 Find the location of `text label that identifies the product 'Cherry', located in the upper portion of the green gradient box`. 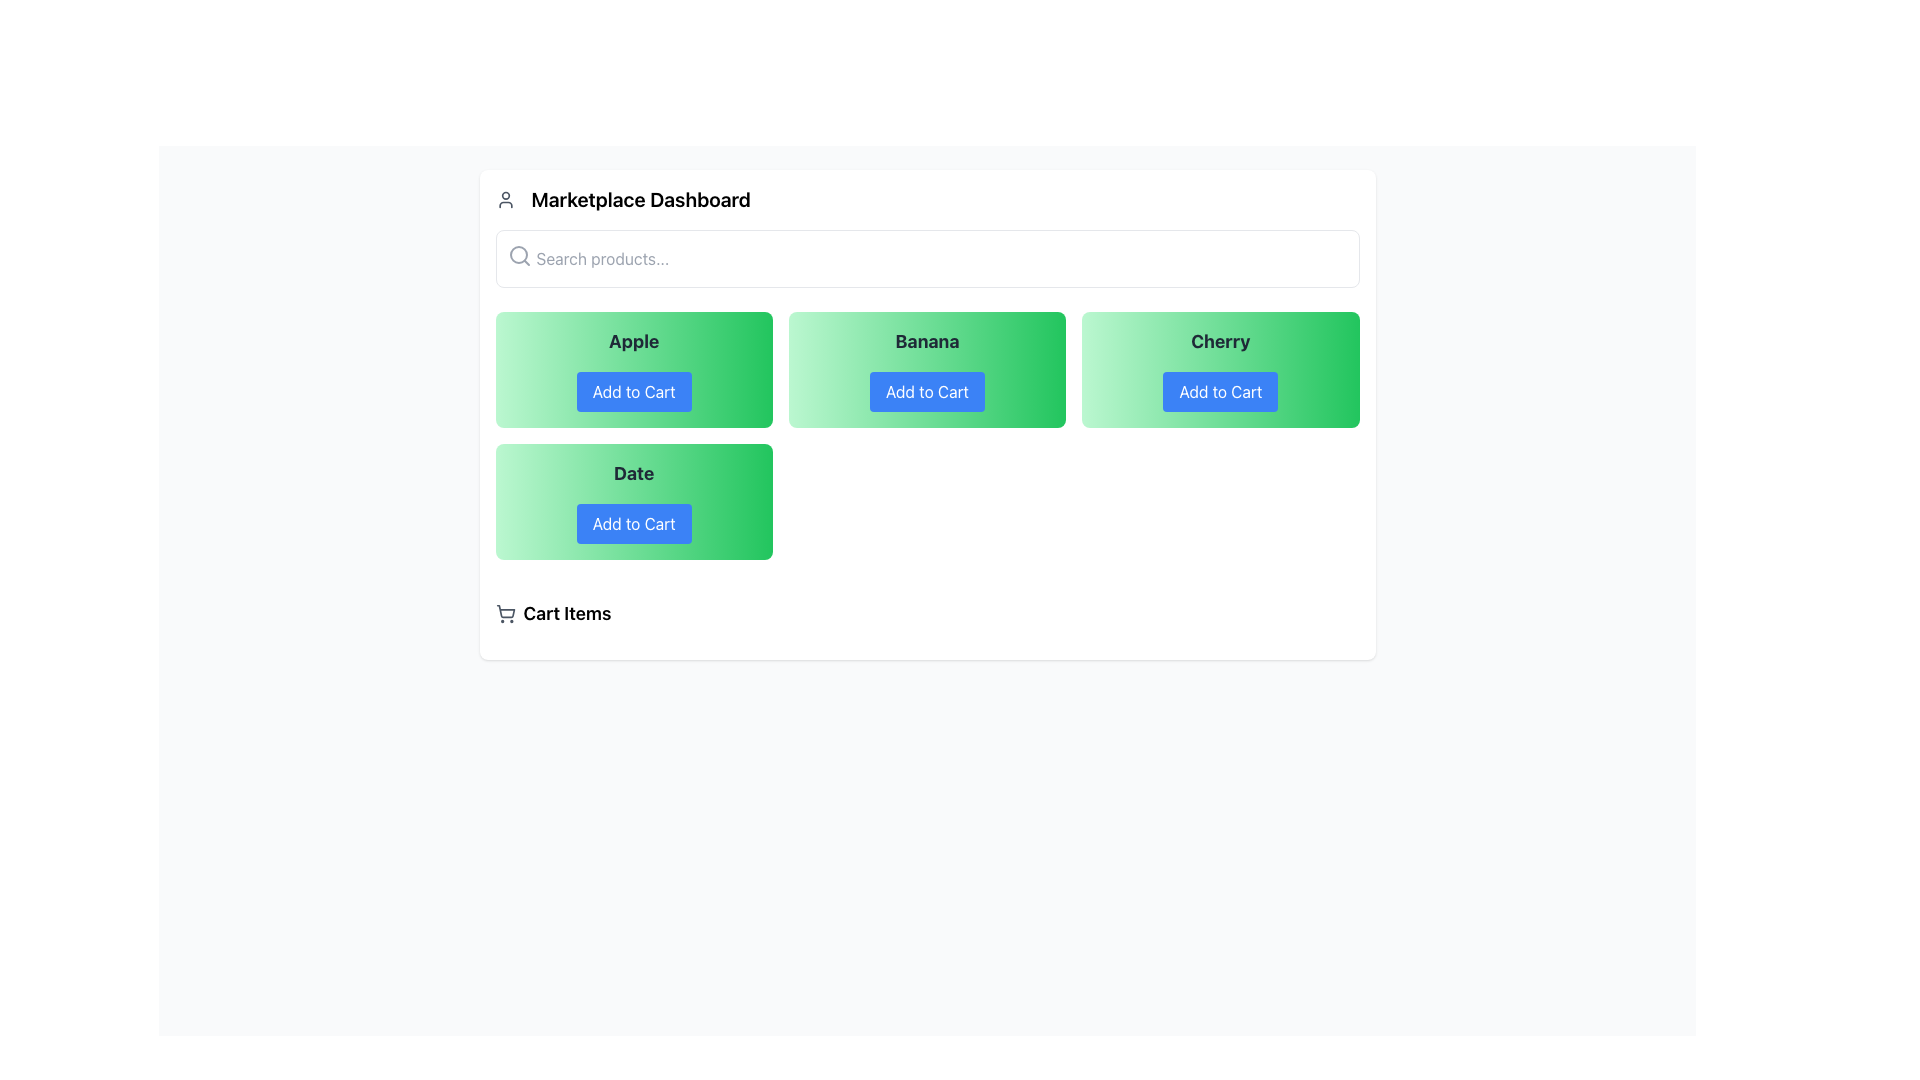

text label that identifies the product 'Cherry', located in the upper portion of the green gradient box is located at coordinates (1219, 341).